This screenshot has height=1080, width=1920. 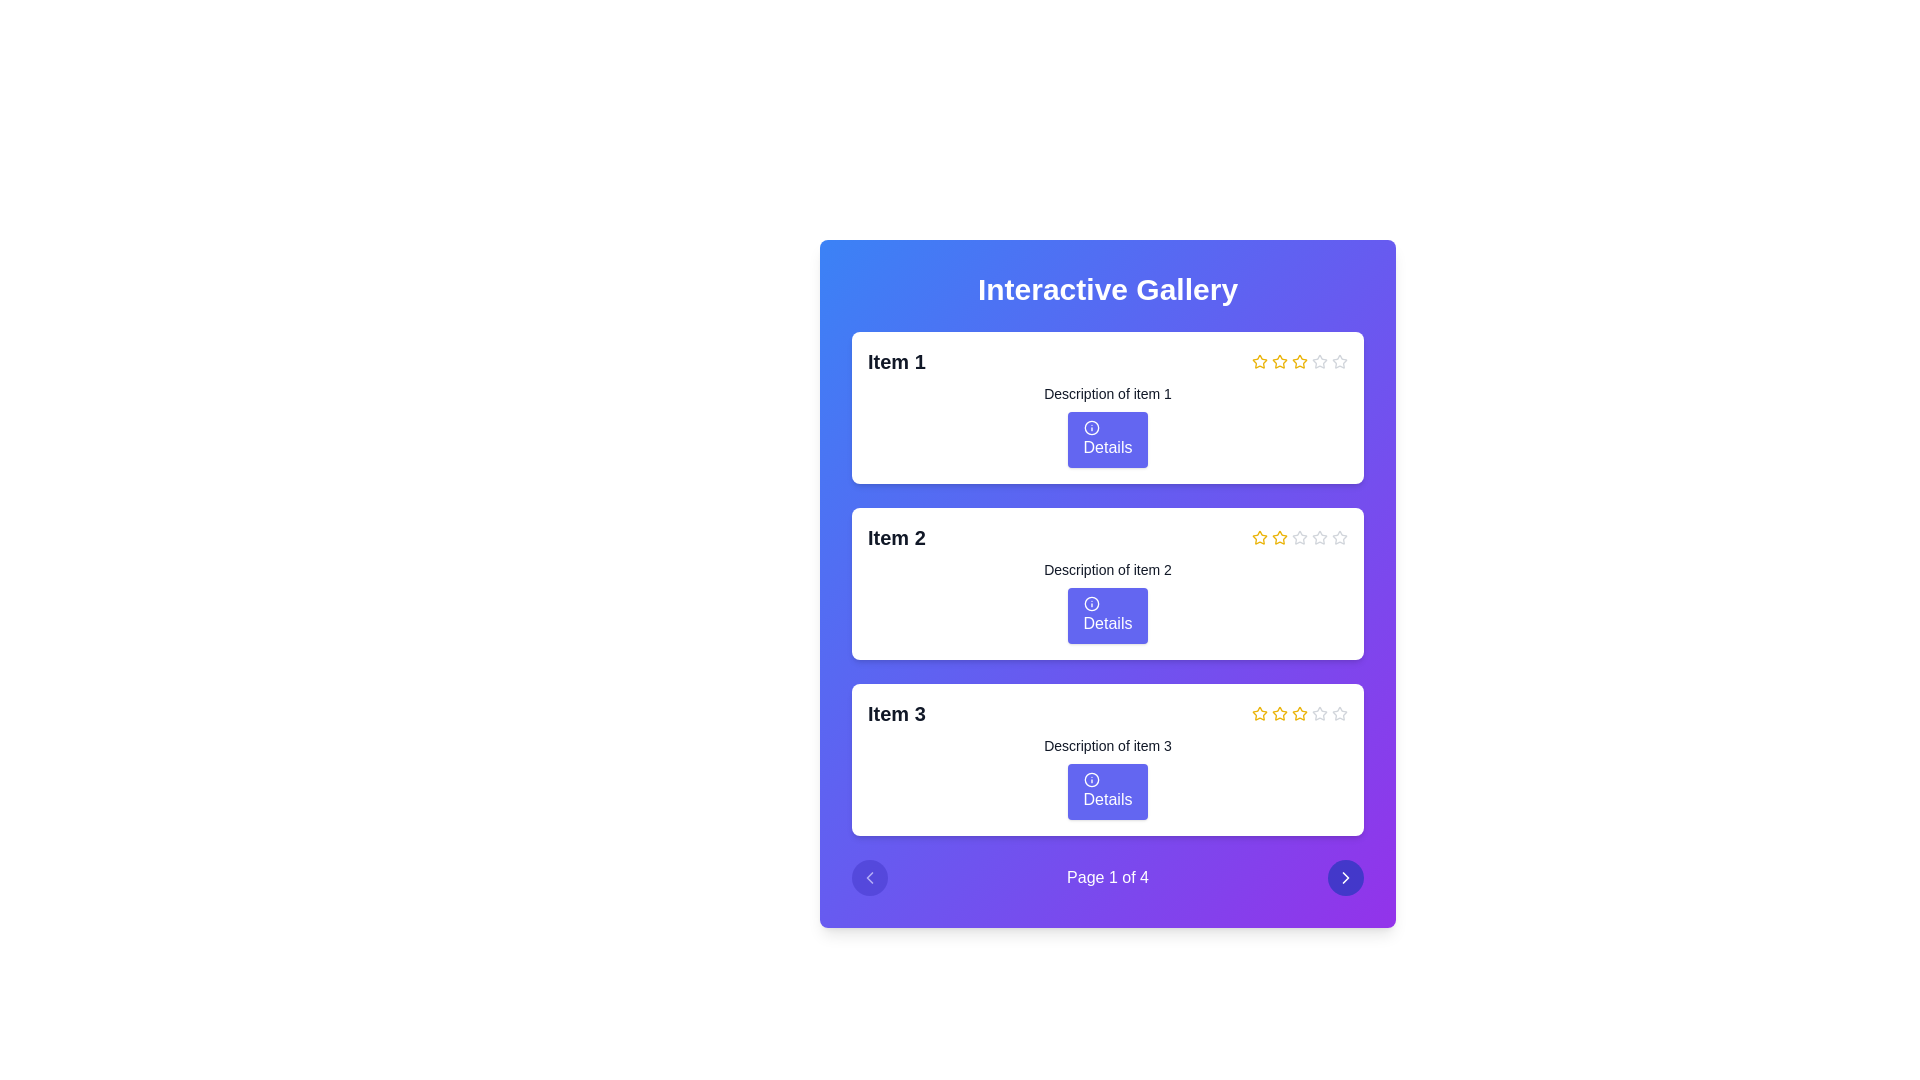 What do you see at coordinates (1107, 570) in the screenshot?
I see `text label providing additional information about 'Item 2' located in the card layout, positioned between the title and the 'Details' button` at bounding box center [1107, 570].